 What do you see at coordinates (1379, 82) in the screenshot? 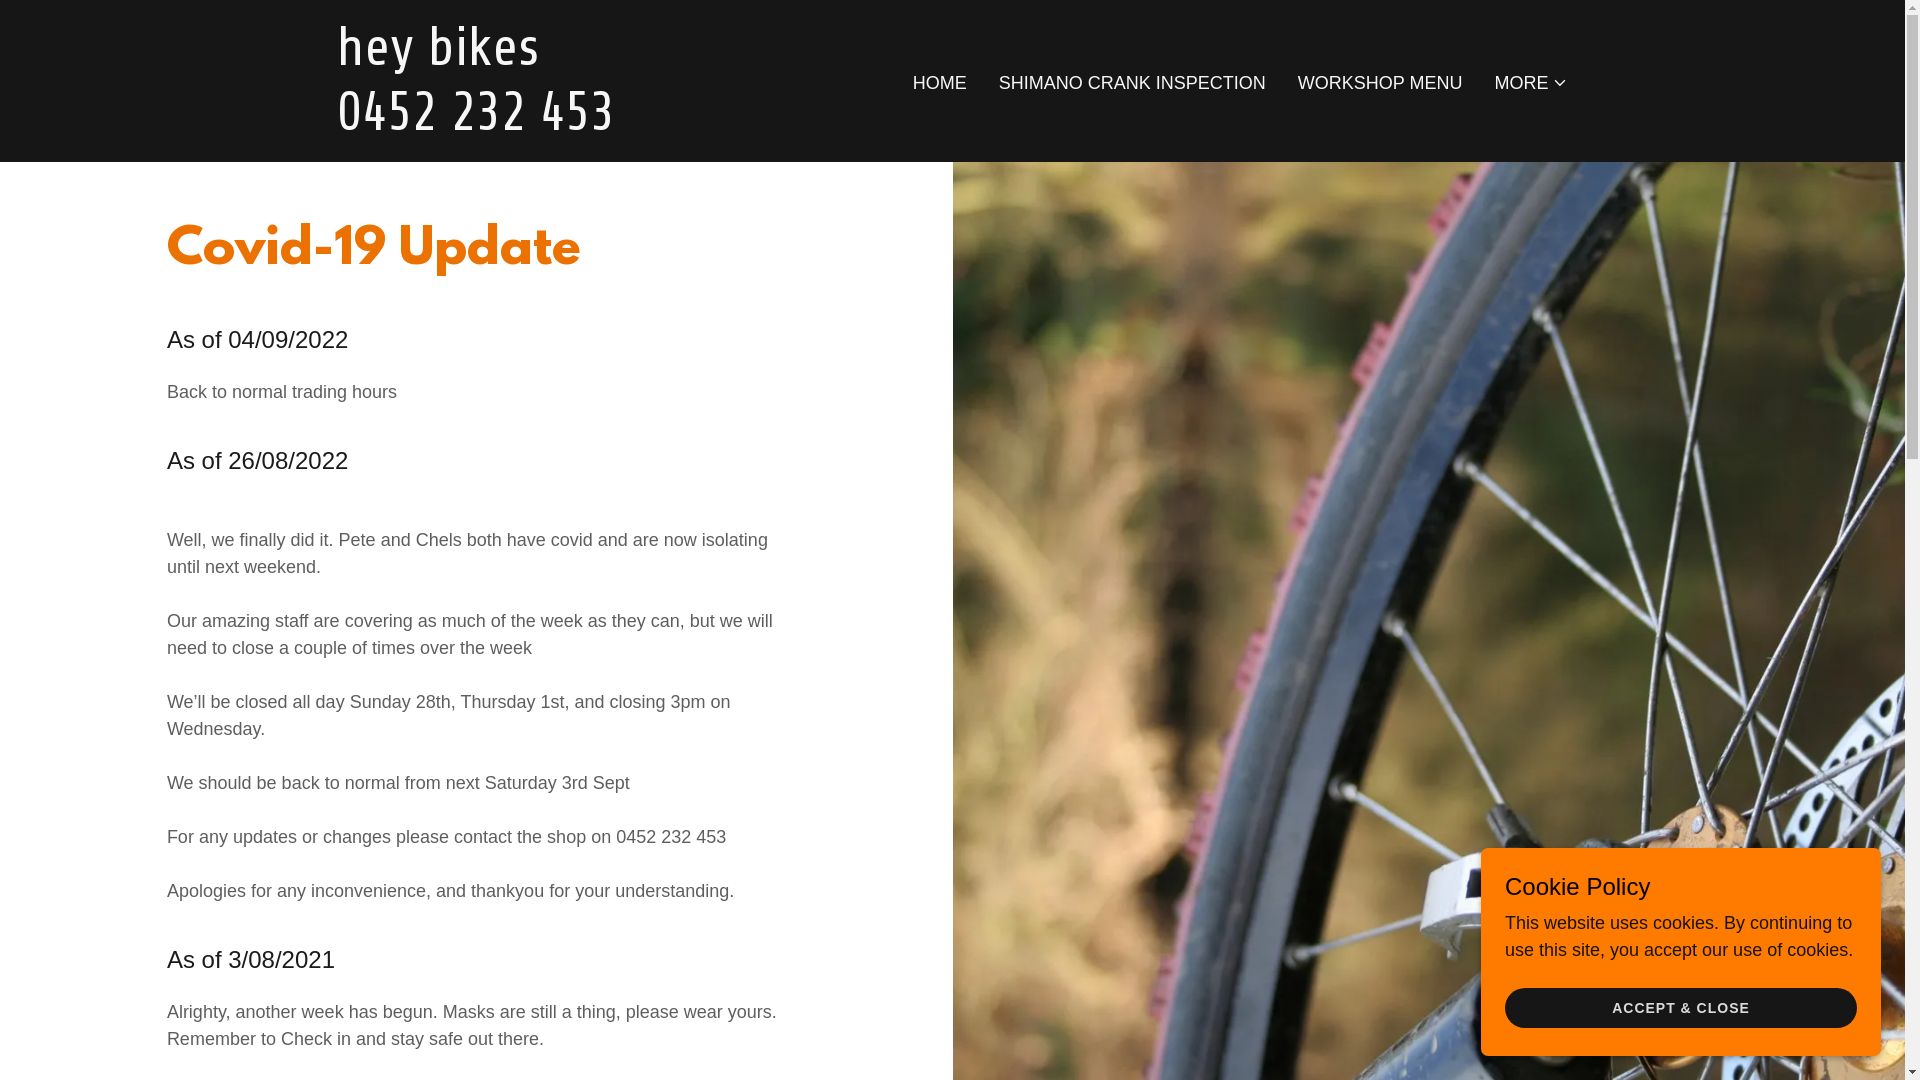
I see `'WORKSHOP MENU'` at bounding box center [1379, 82].